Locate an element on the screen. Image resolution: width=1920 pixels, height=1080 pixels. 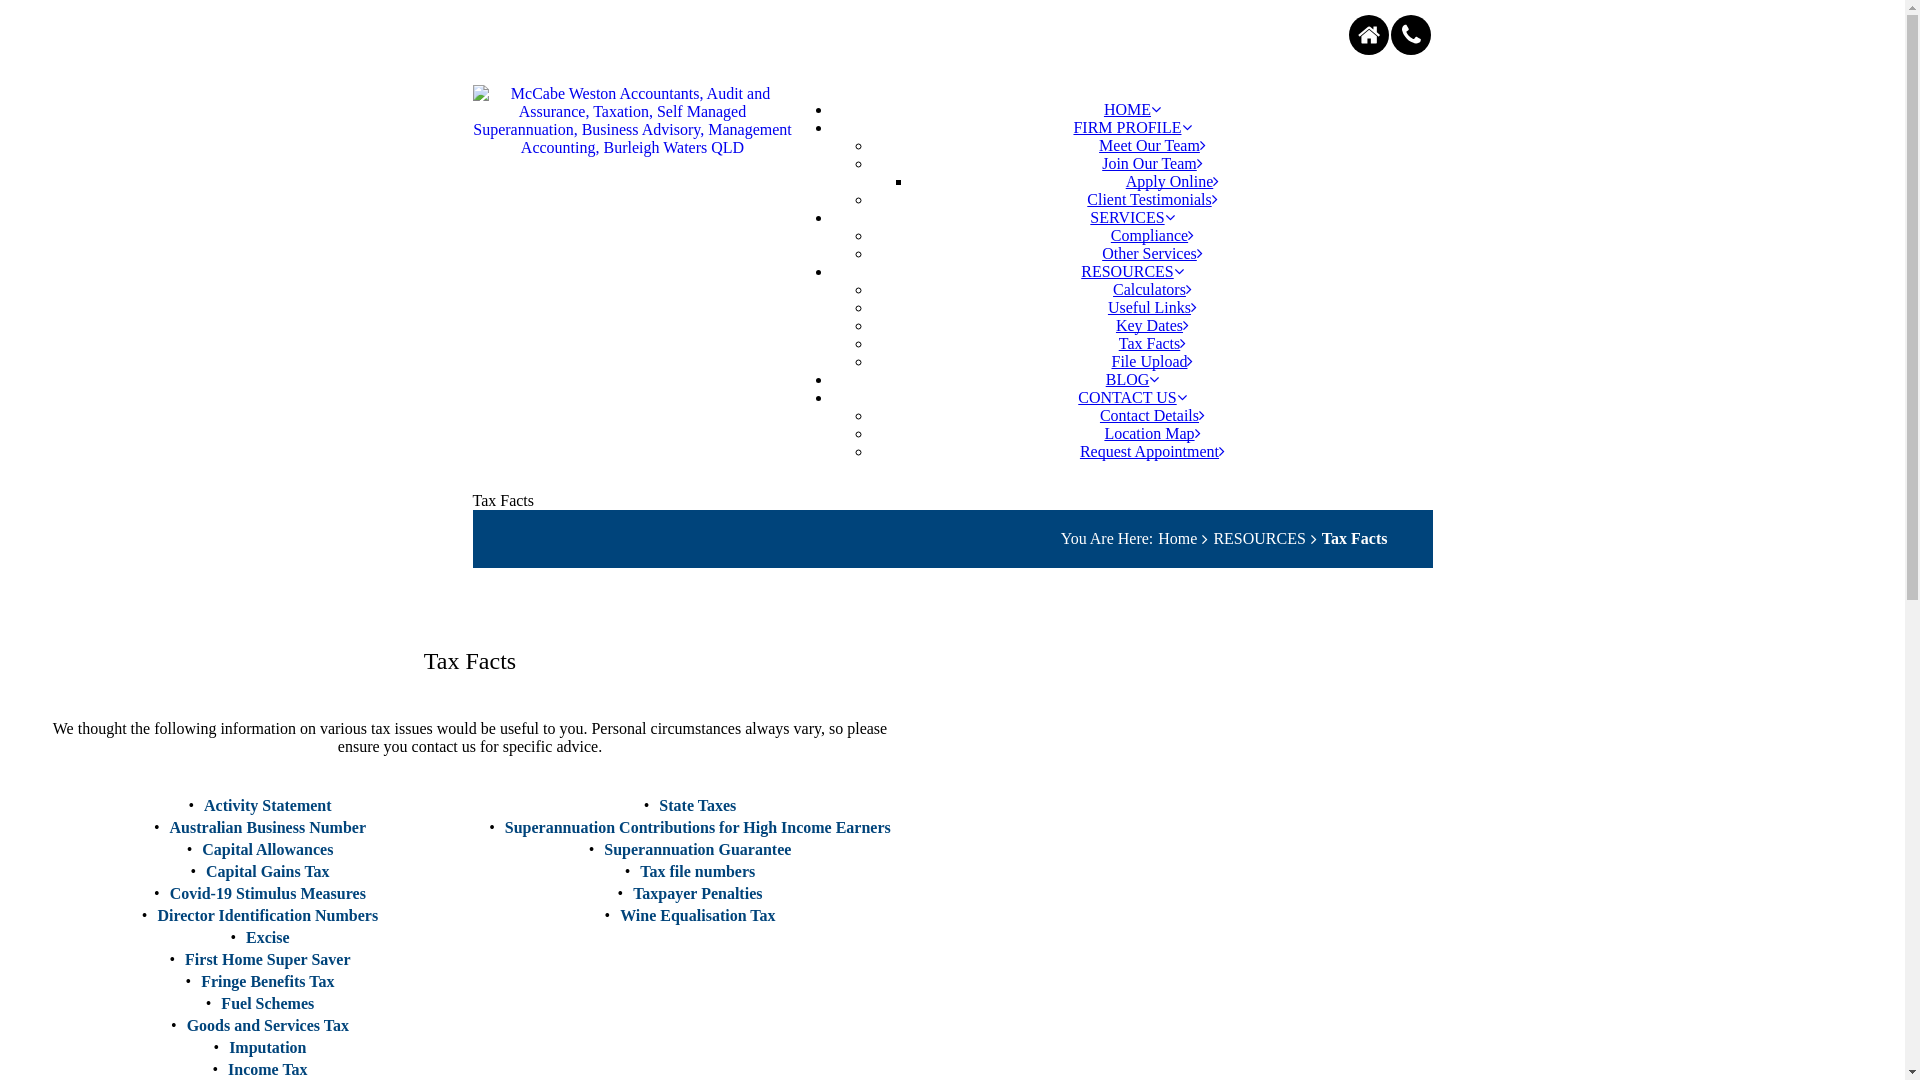
'First Home Super Saver' is located at coordinates (266, 958).